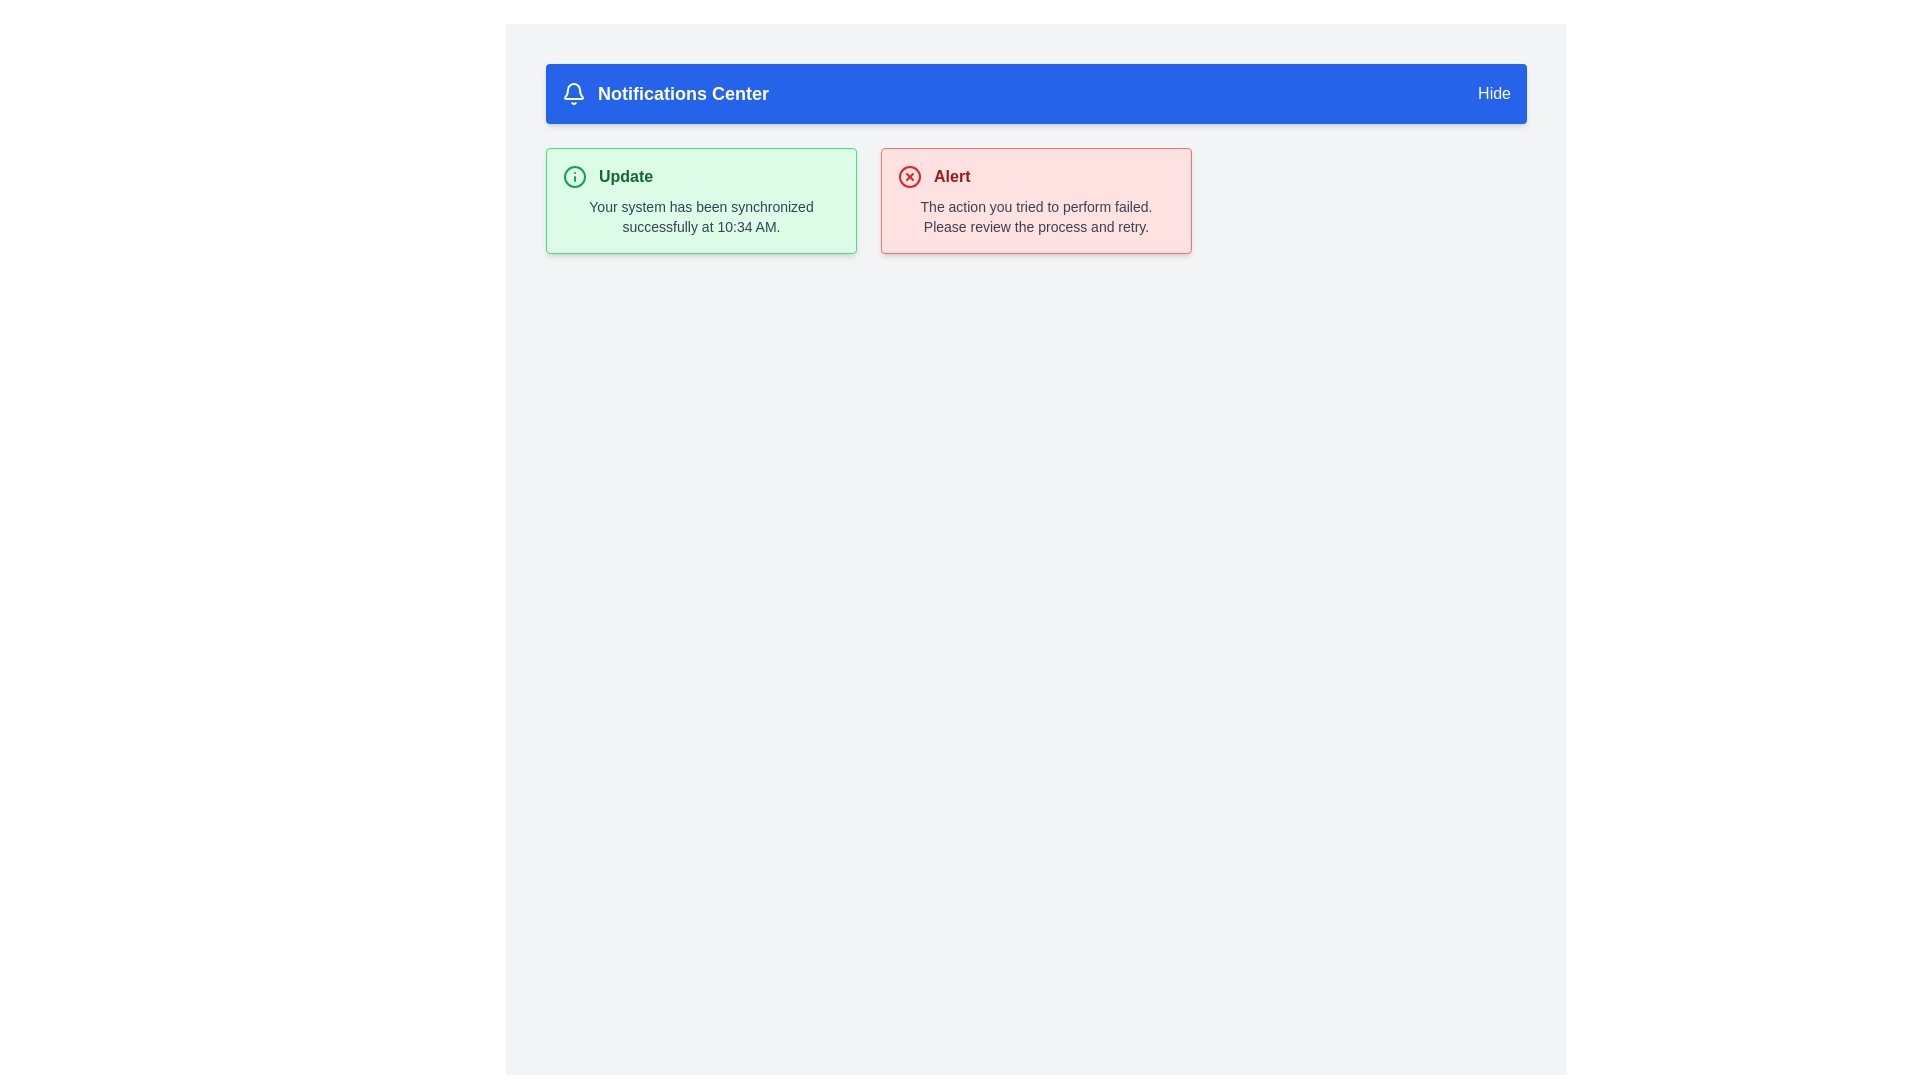  Describe the element at coordinates (574, 176) in the screenshot. I see `the larger SVG circle component of the notification icon labeled 'Update' located in the top-left corner` at that location.